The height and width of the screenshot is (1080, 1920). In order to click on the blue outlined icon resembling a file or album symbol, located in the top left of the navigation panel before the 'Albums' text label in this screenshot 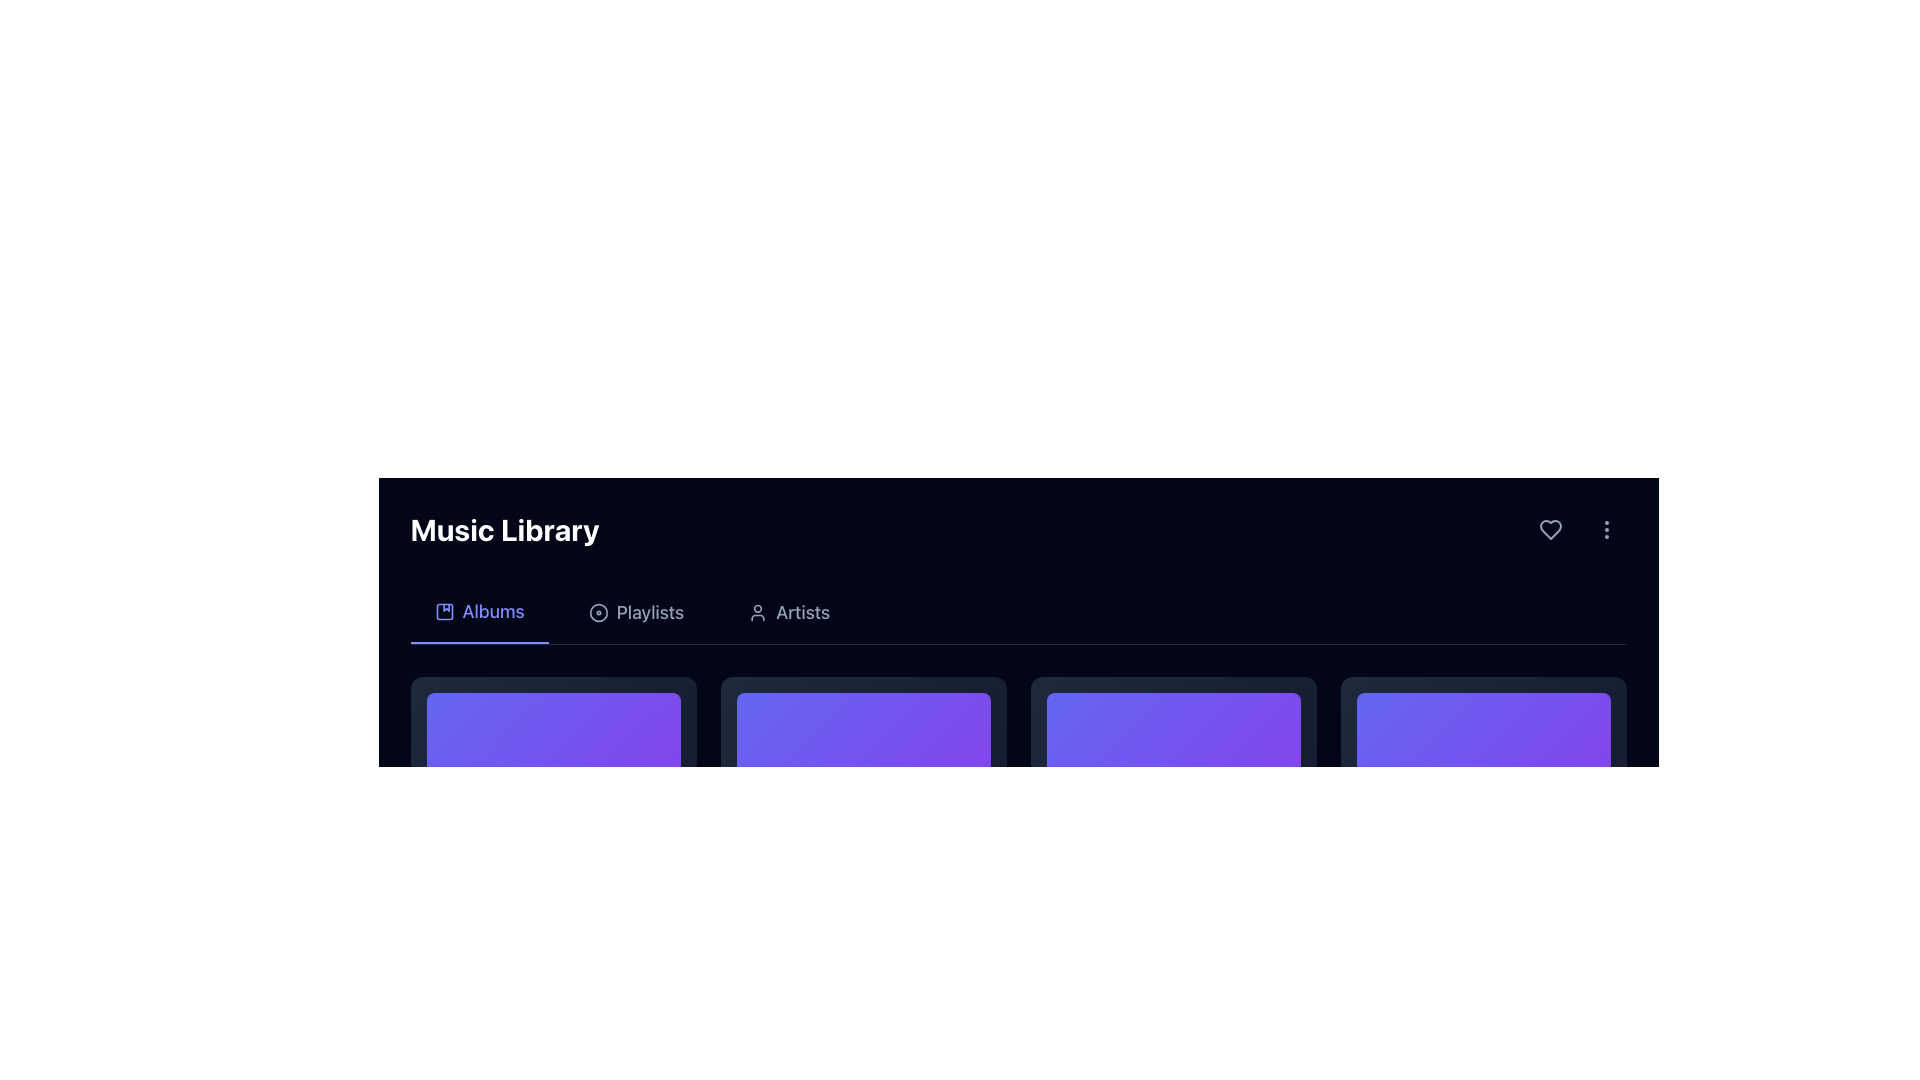, I will do `click(443, 611)`.